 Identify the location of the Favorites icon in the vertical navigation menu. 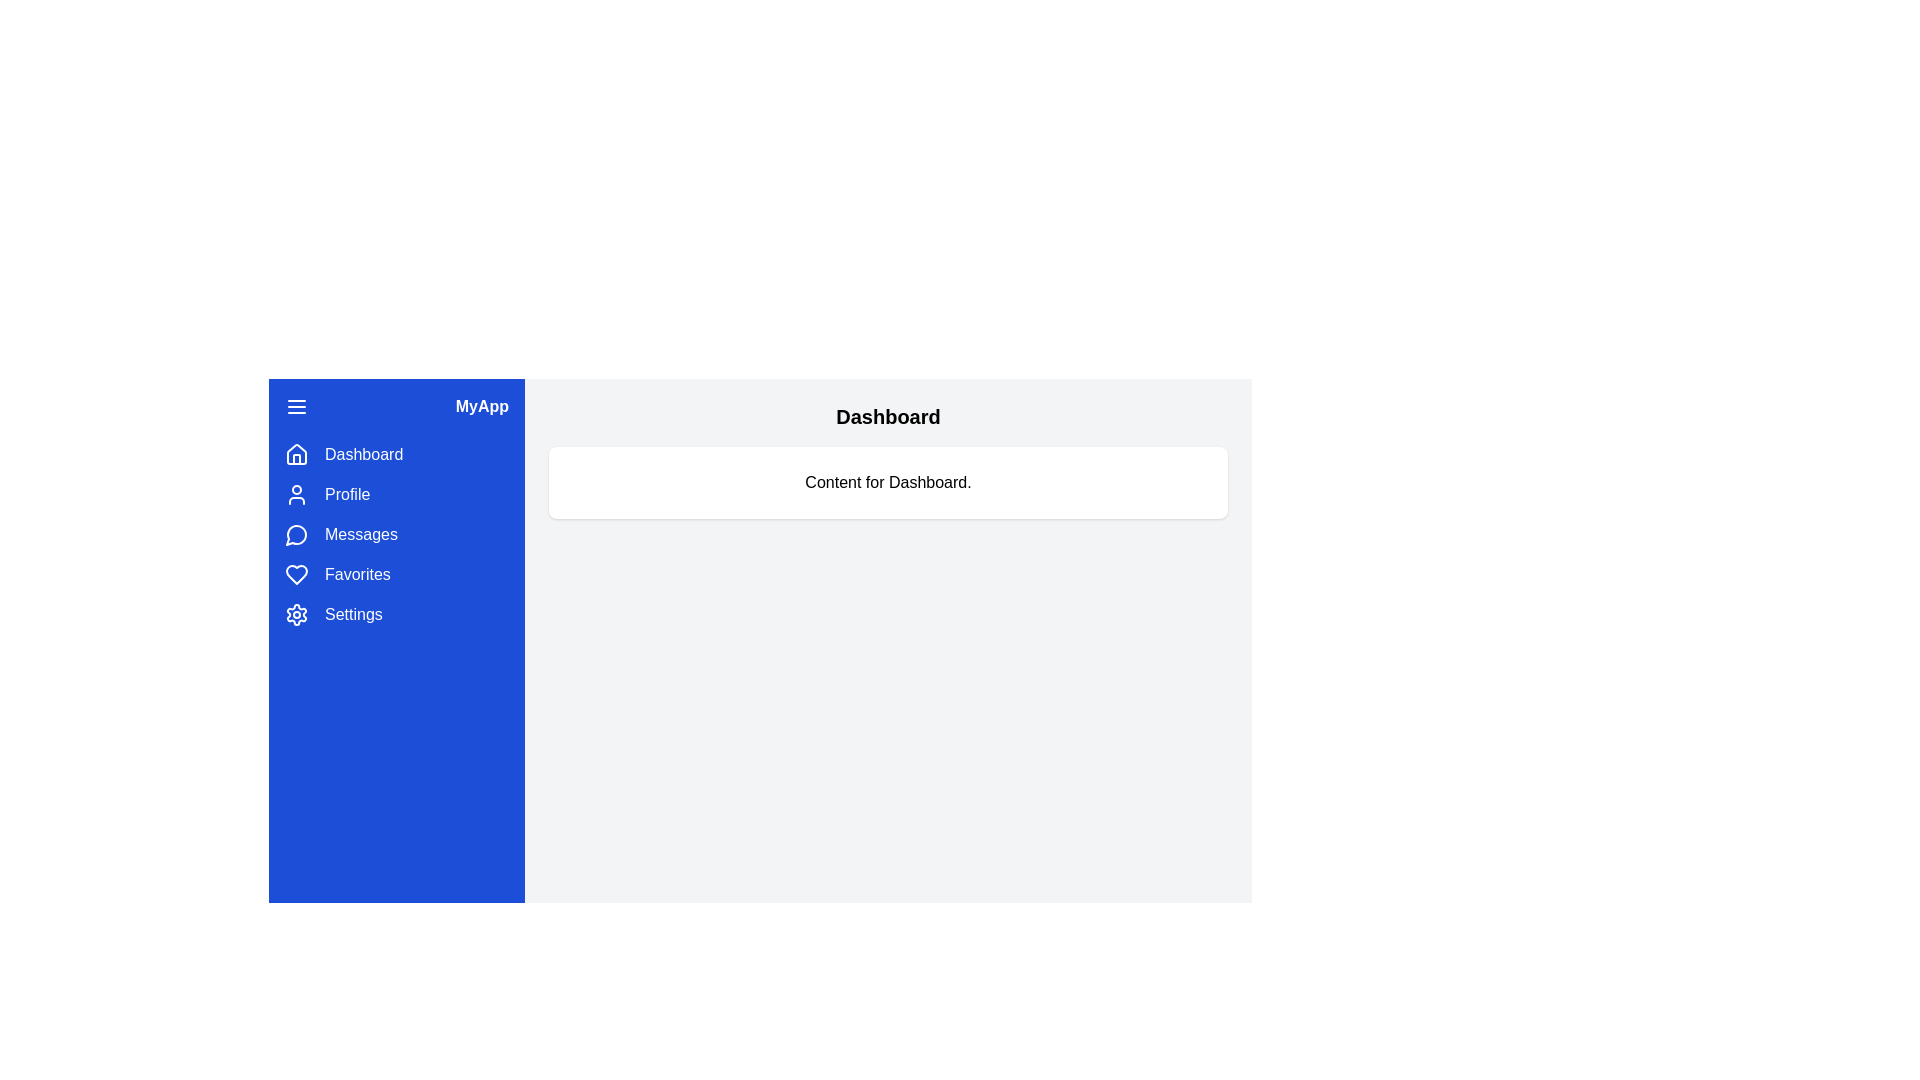
(296, 574).